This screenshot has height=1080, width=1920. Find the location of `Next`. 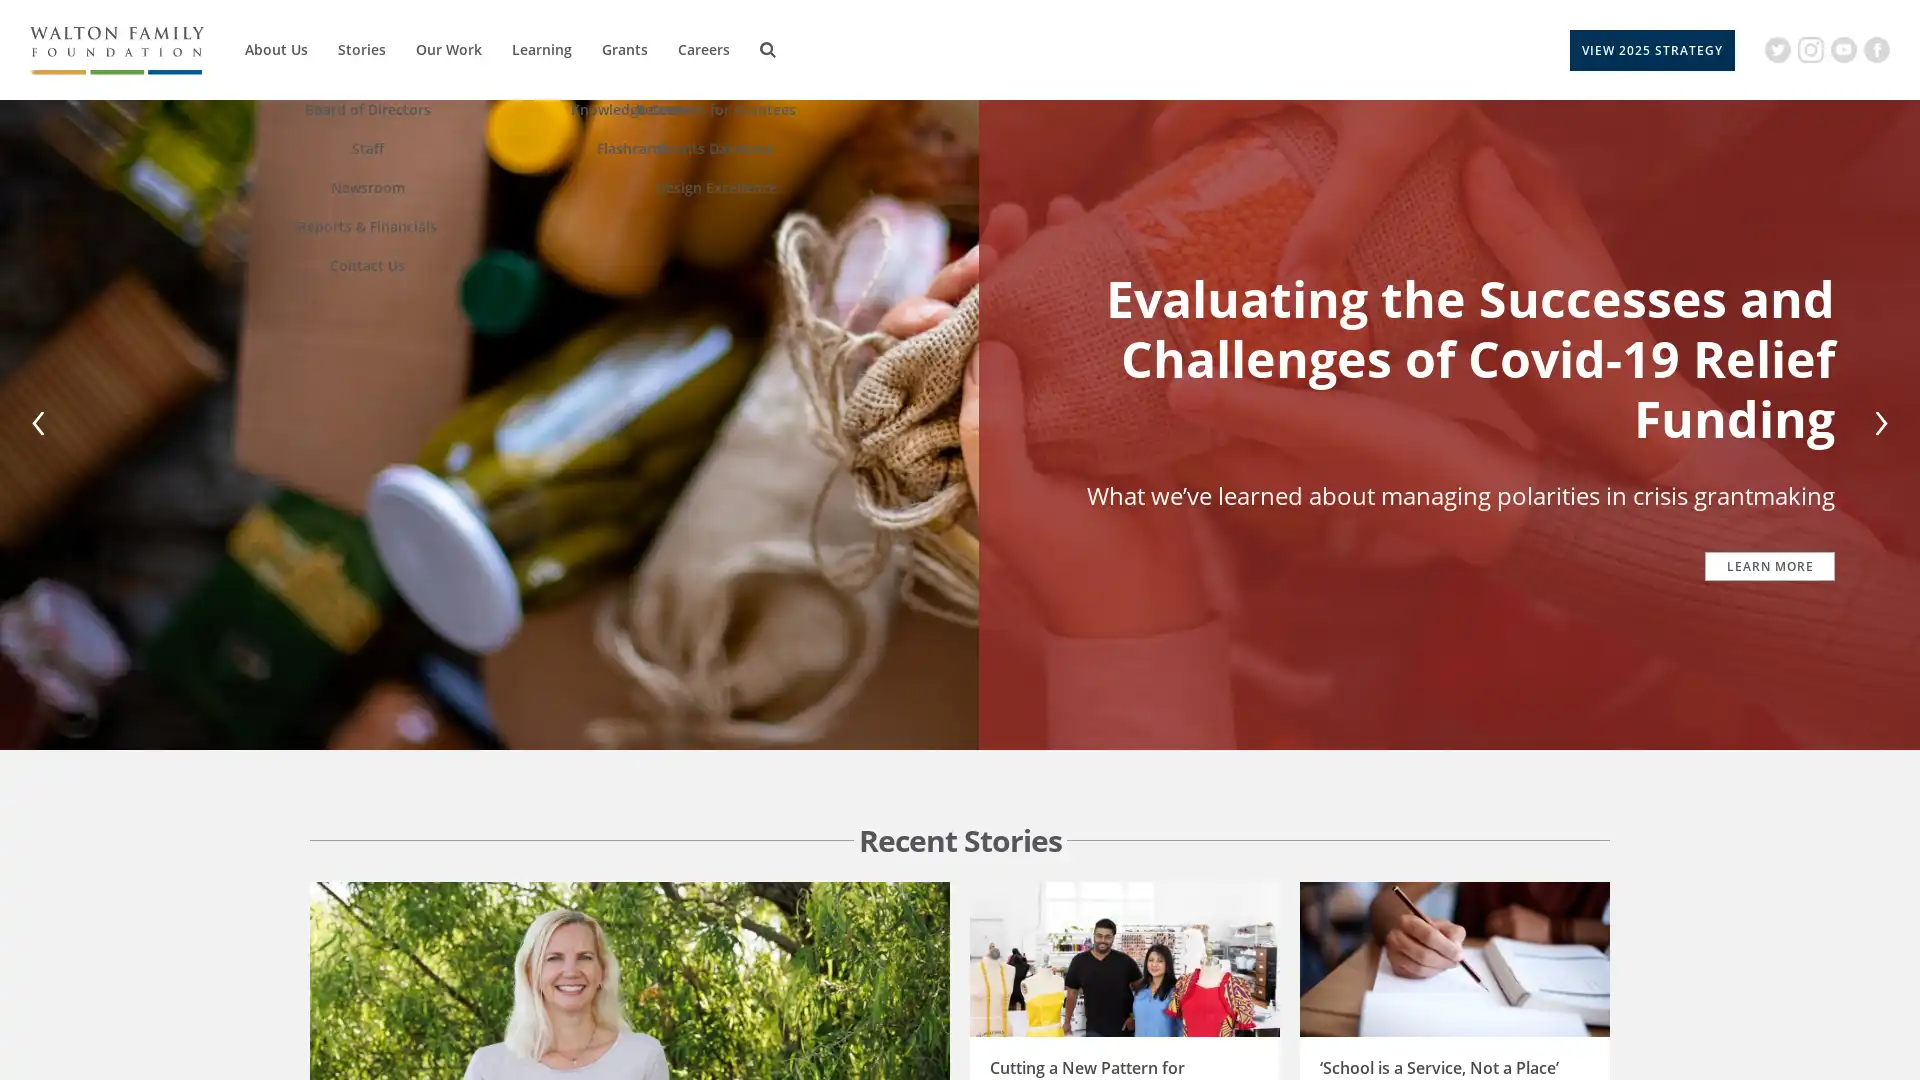

Next is located at coordinates (1876, 423).